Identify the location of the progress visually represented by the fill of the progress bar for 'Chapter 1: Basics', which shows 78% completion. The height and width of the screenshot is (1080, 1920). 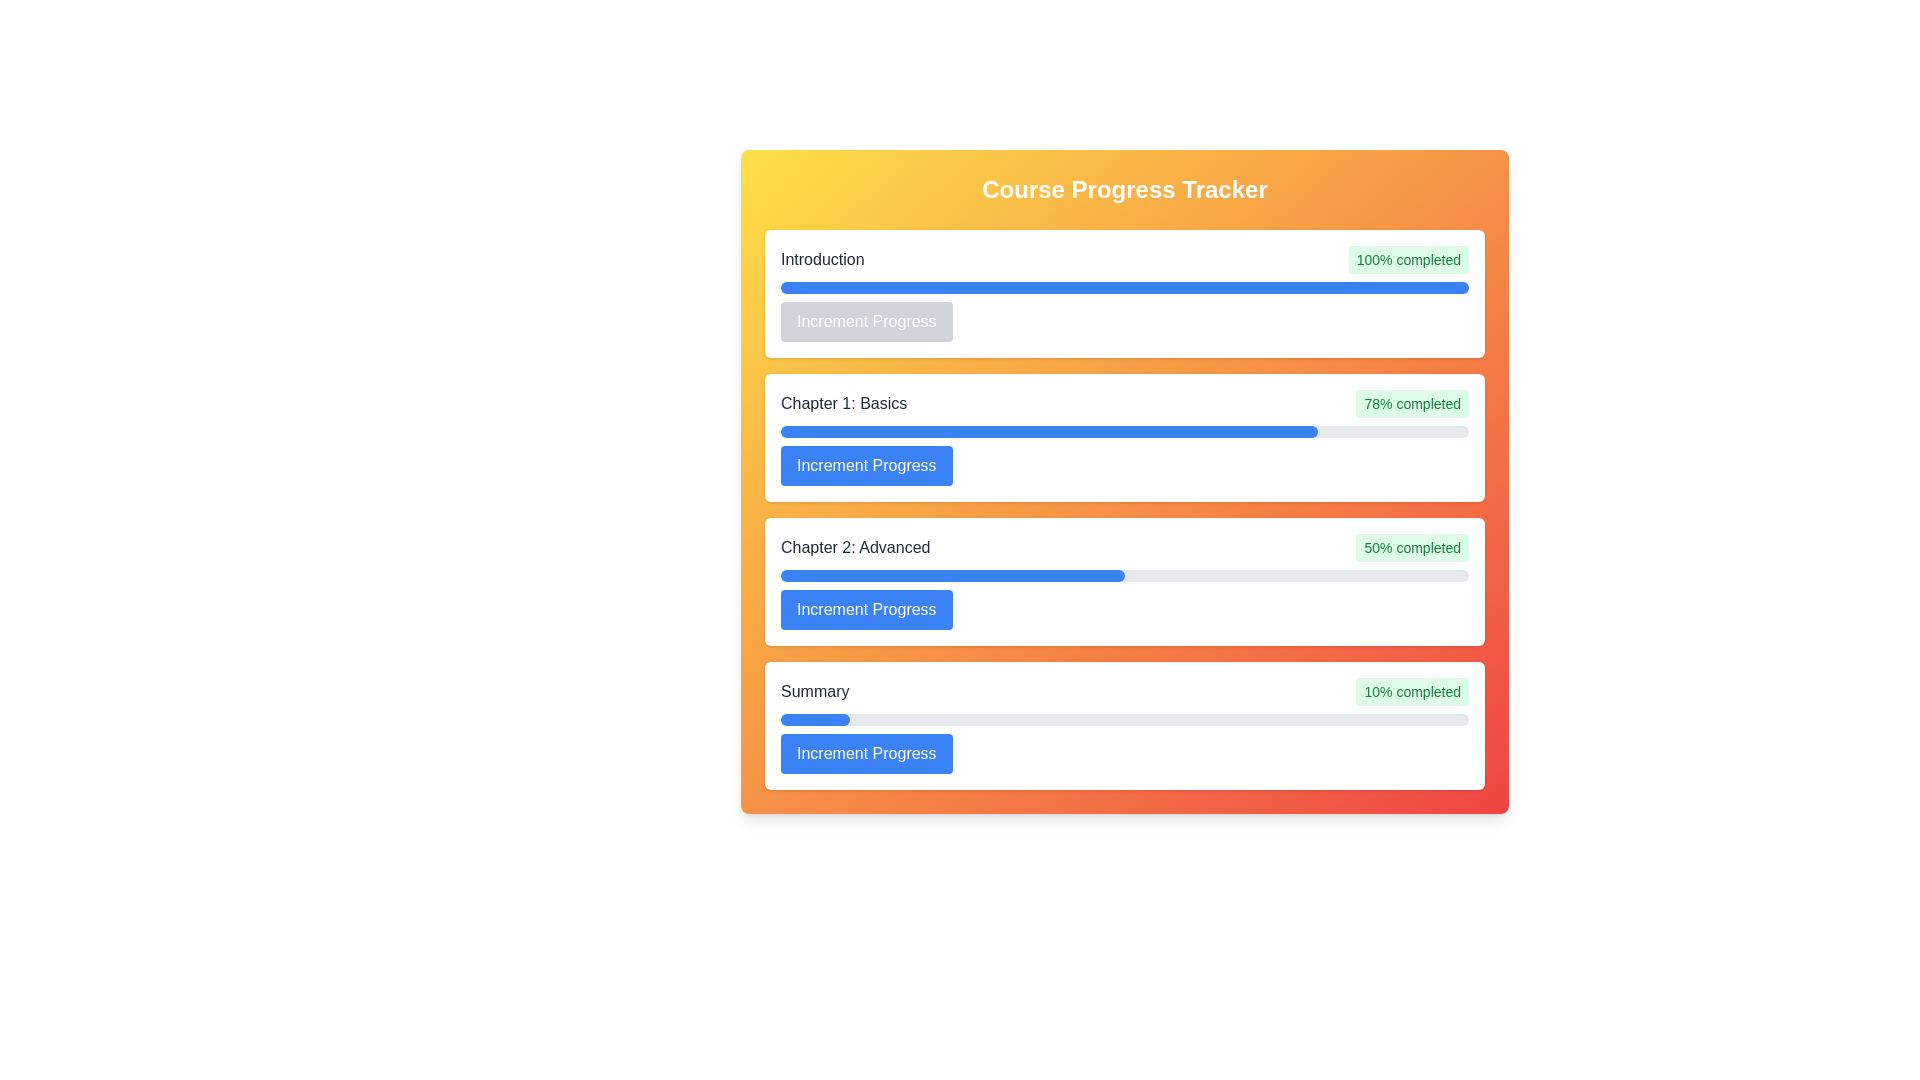
(1048, 431).